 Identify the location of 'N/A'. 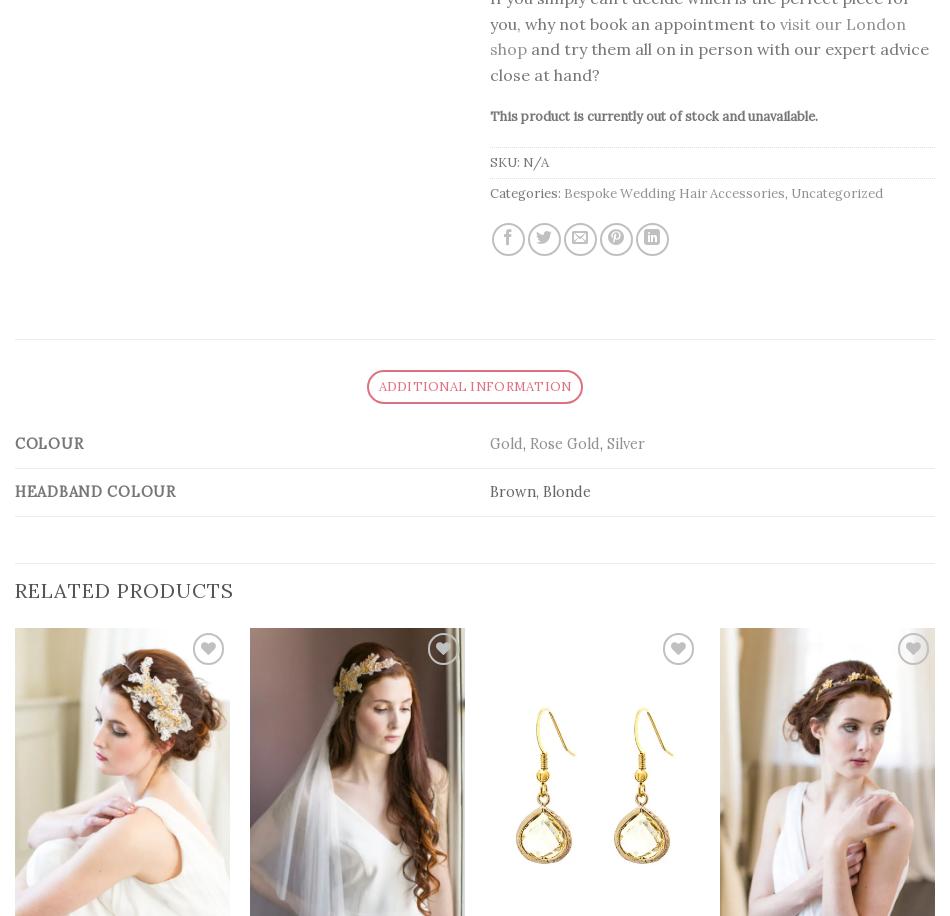
(535, 161).